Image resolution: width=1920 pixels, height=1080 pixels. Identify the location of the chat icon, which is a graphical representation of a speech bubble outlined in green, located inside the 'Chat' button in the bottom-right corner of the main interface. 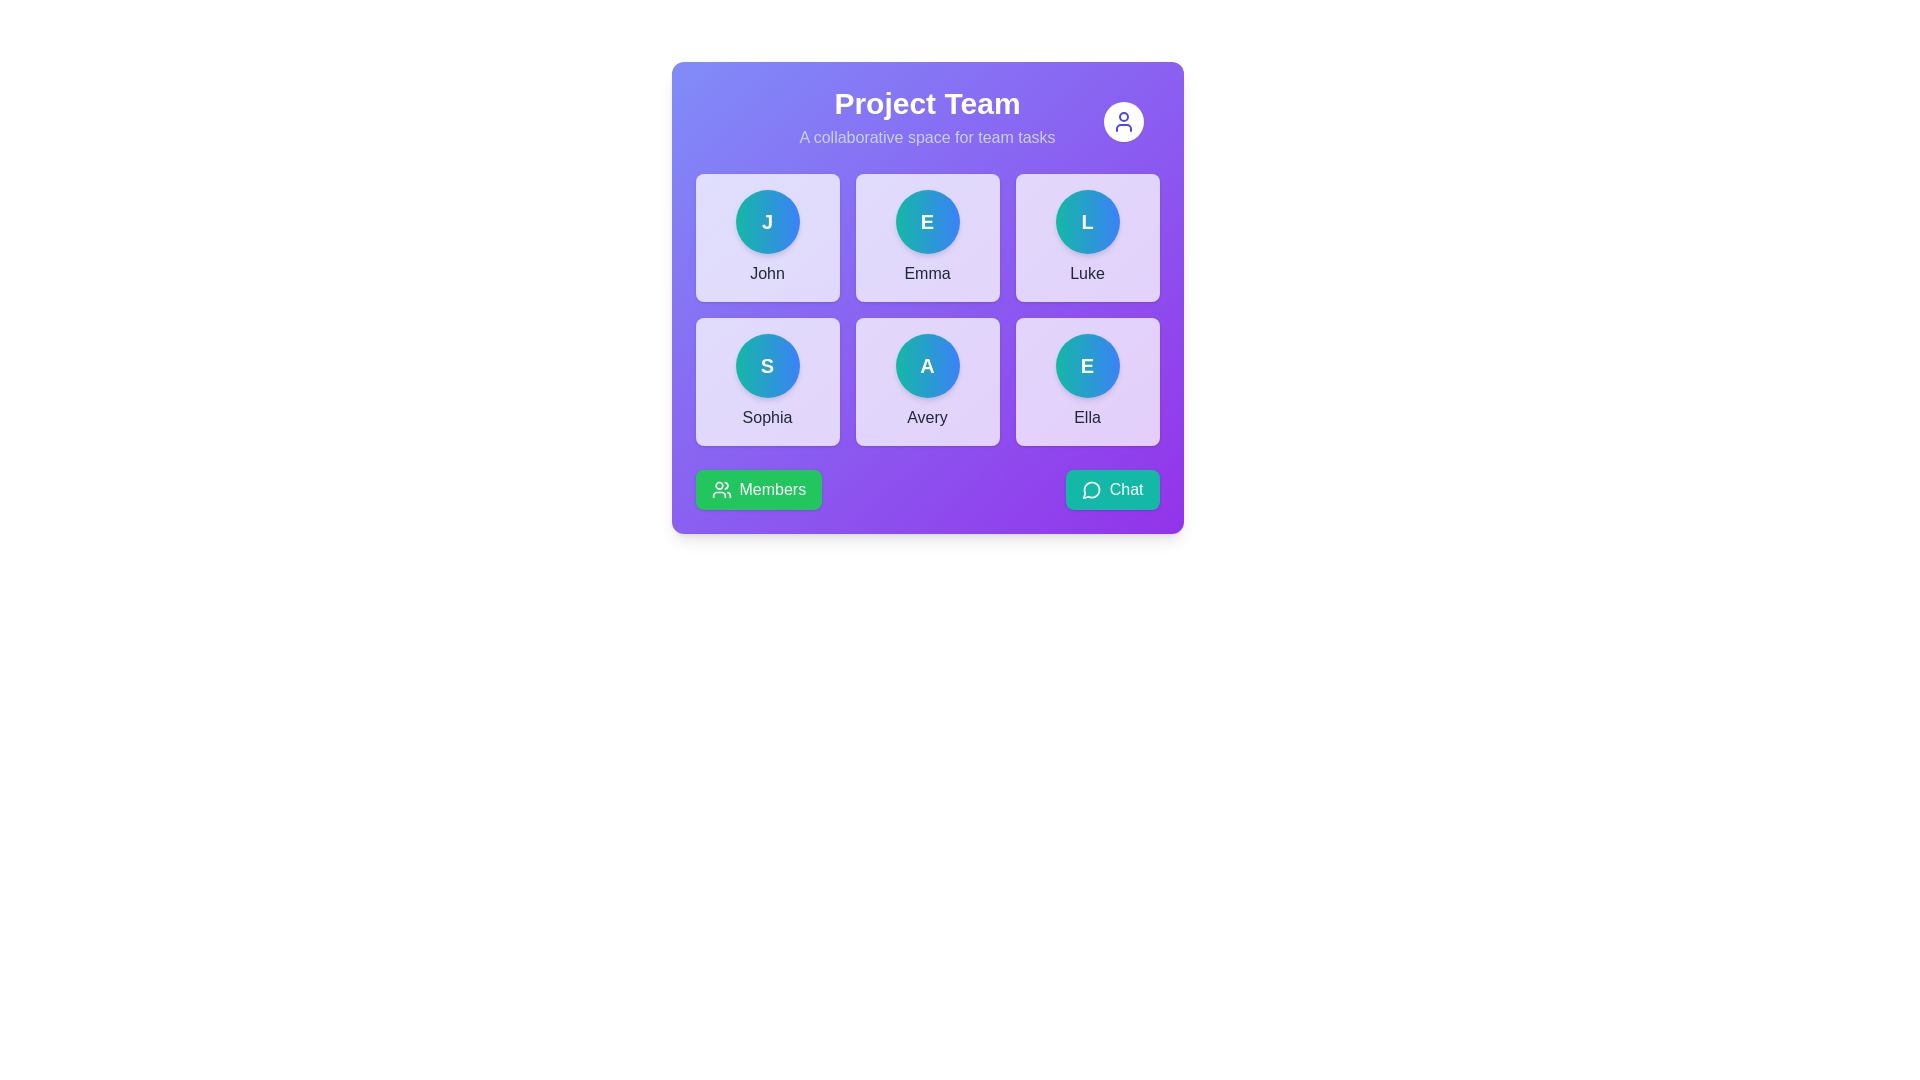
(1090, 490).